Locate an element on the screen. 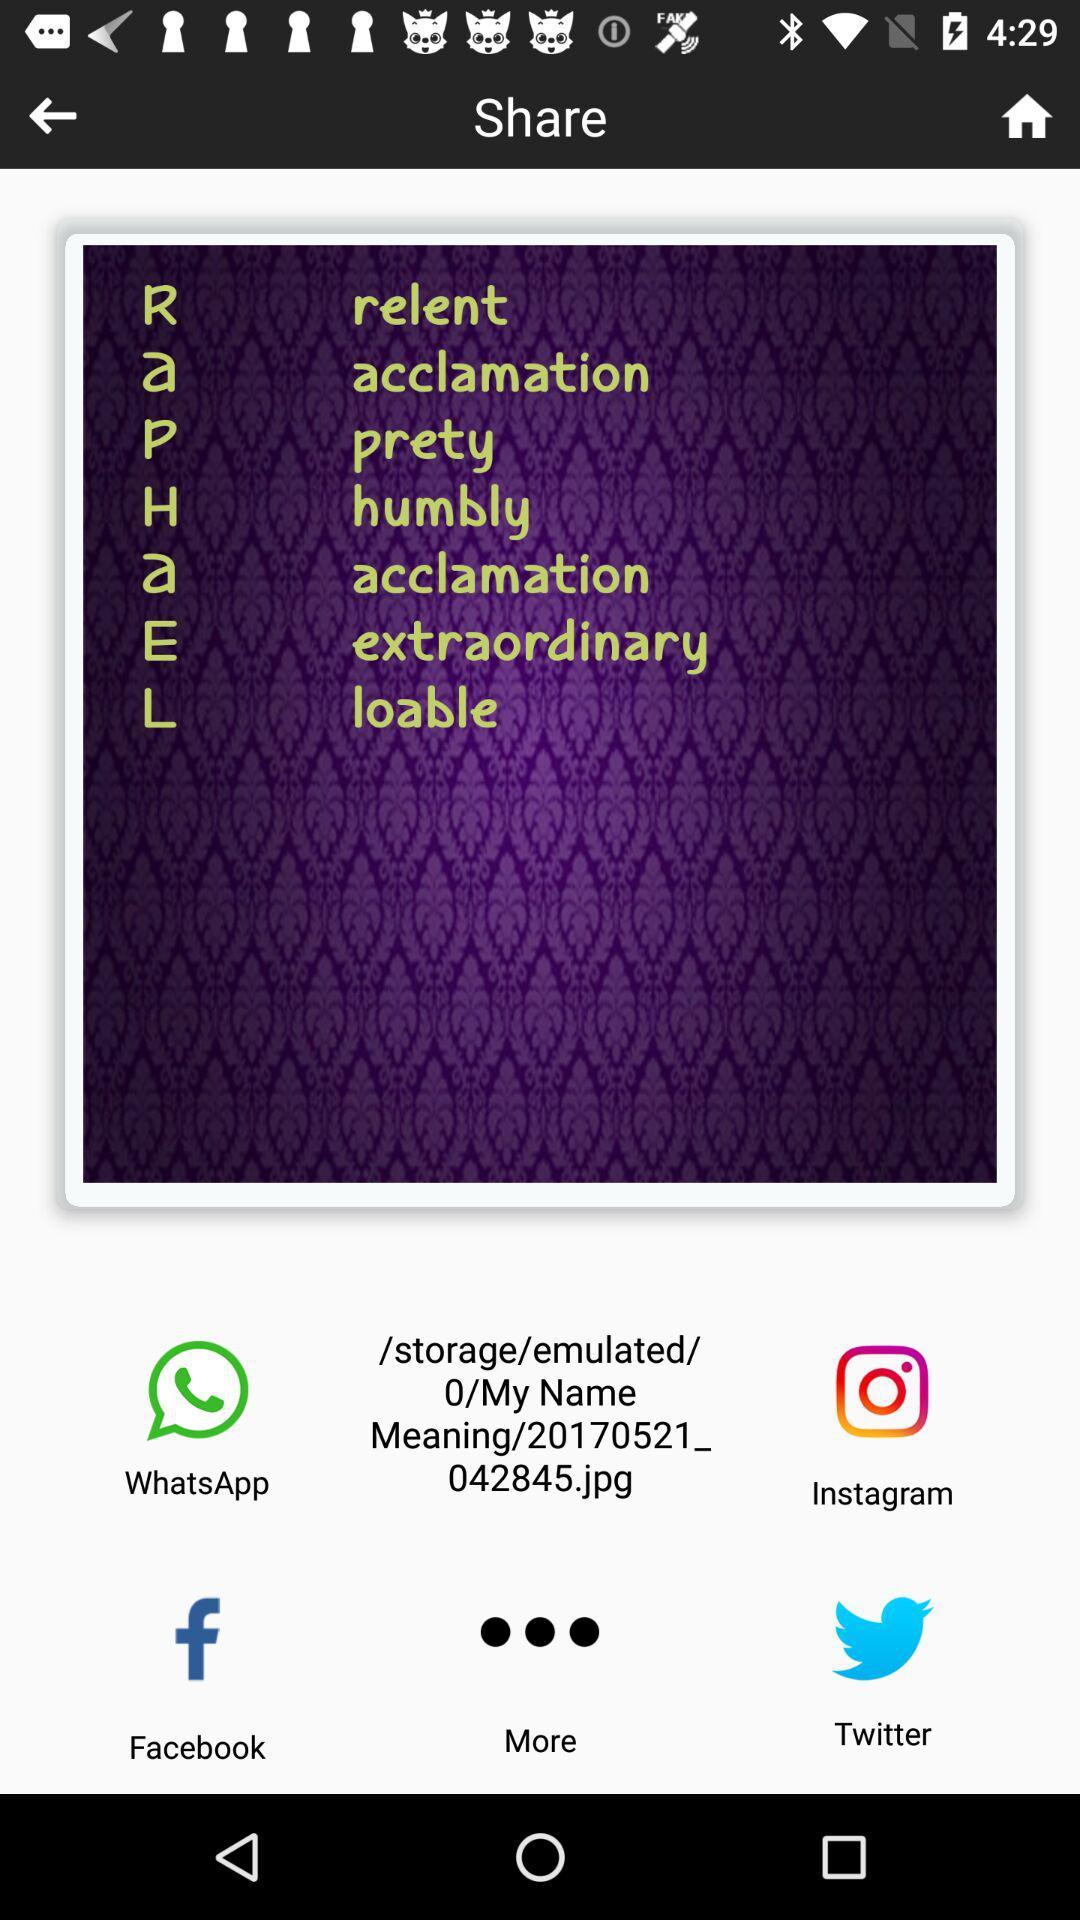 The height and width of the screenshot is (1920, 1080). twitter is located at coordinates (881, 1638).